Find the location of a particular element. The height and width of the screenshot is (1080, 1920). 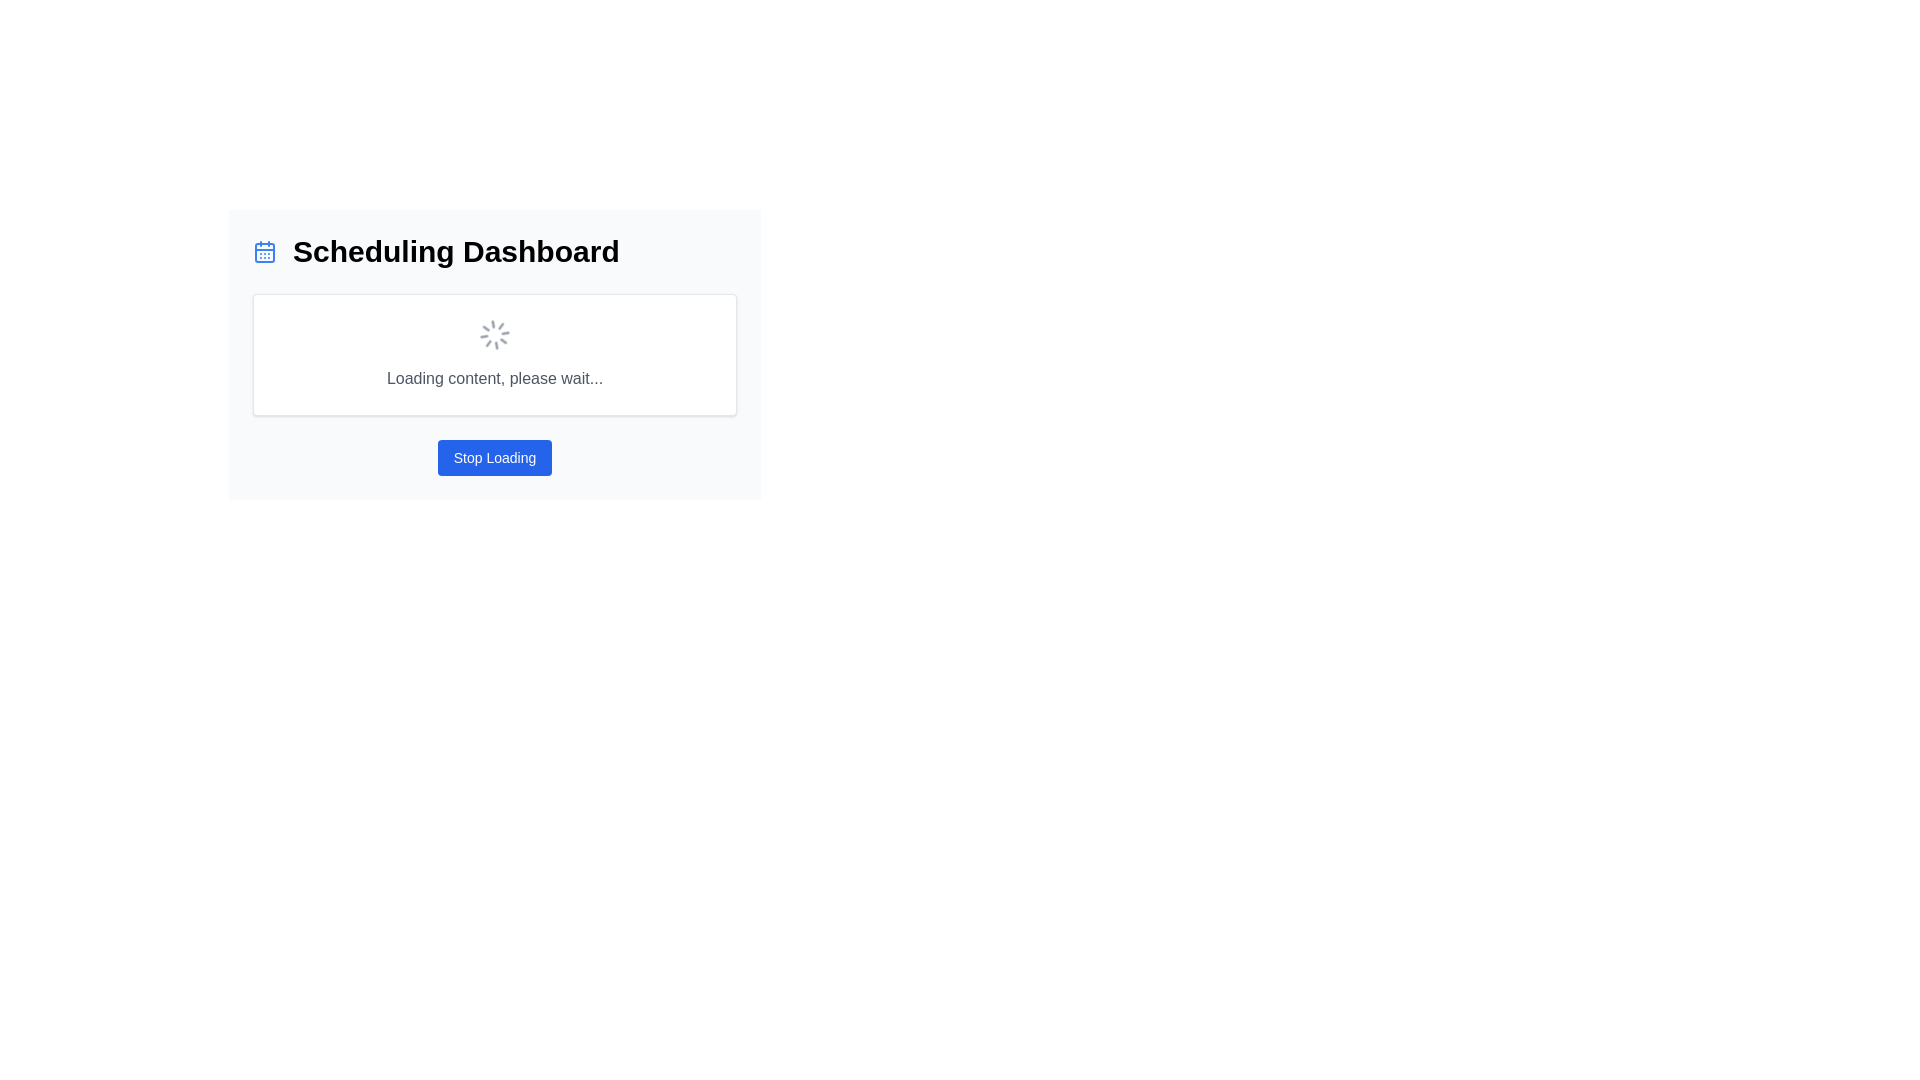

the 'Stop Loading' button, which has a blue background and white text is located at coordinates (494, 458).